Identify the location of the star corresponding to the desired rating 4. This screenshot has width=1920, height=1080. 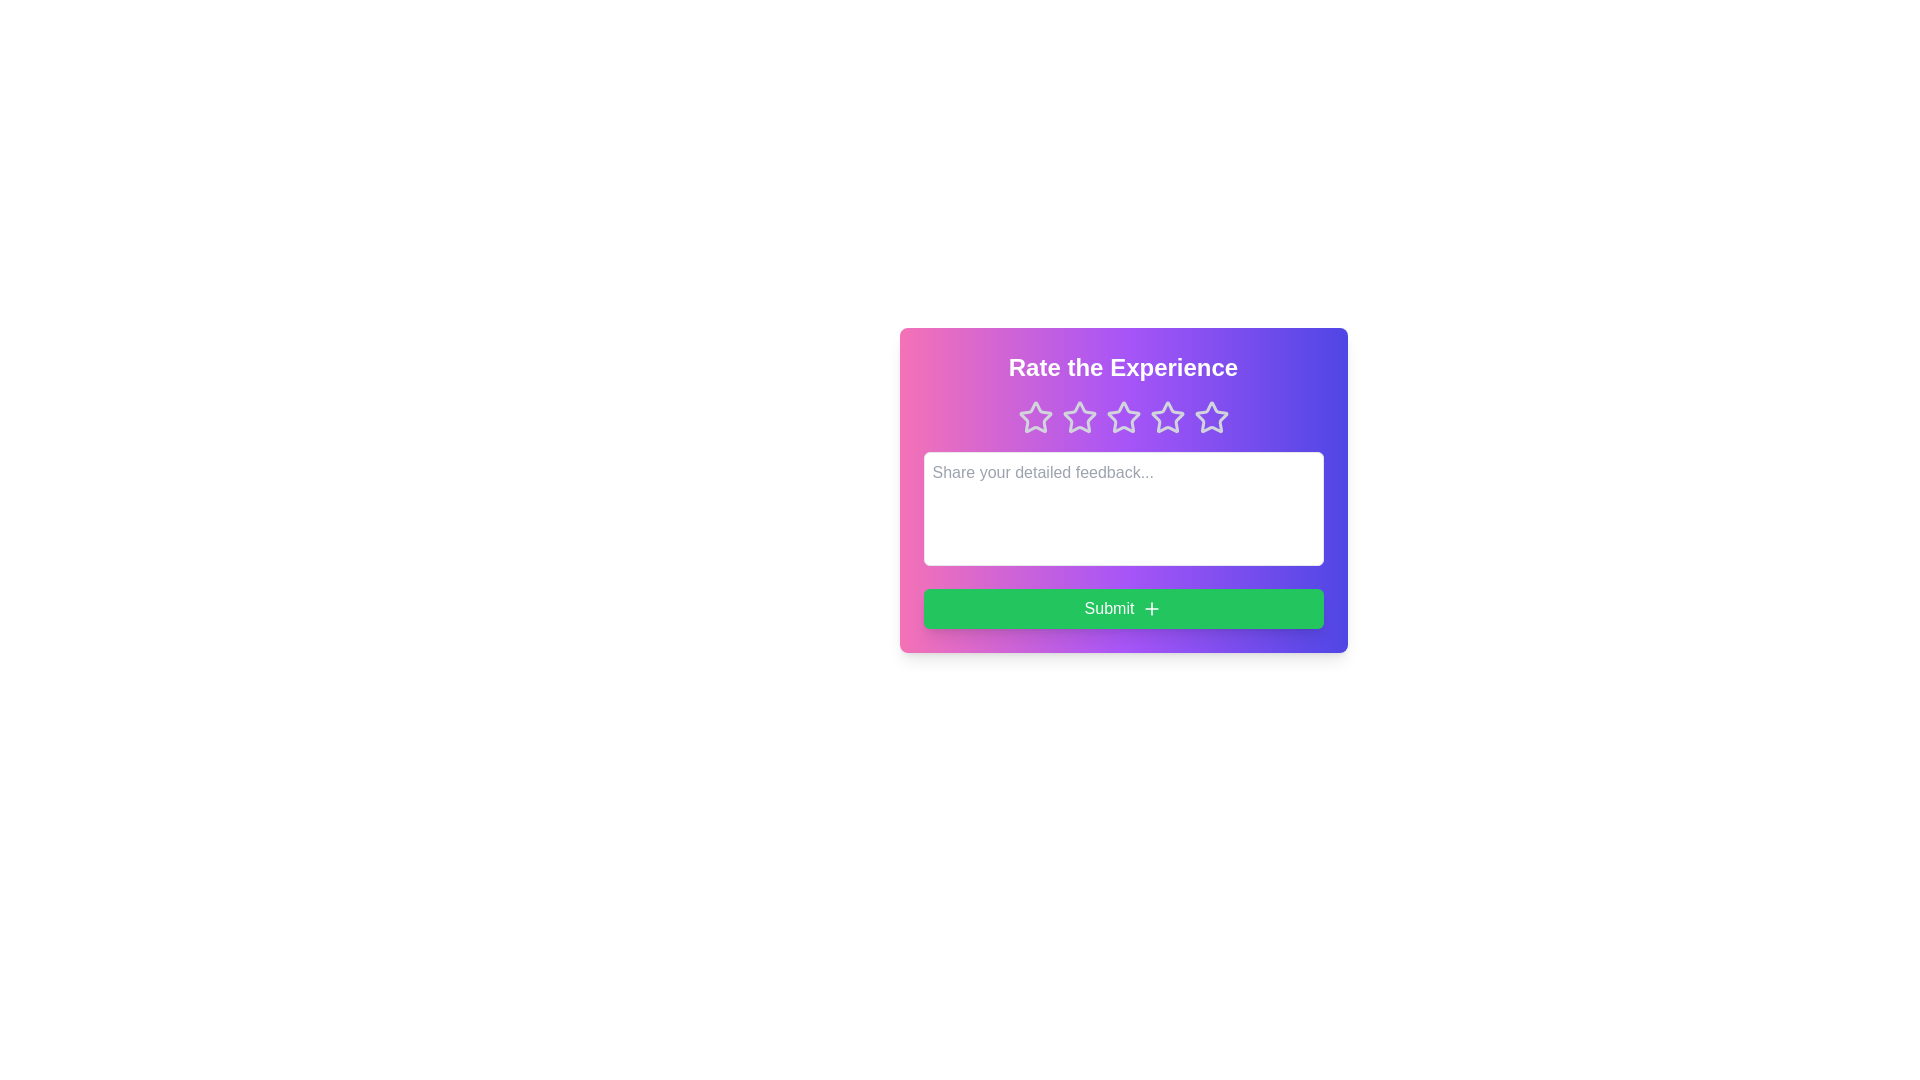
(1167, 416).